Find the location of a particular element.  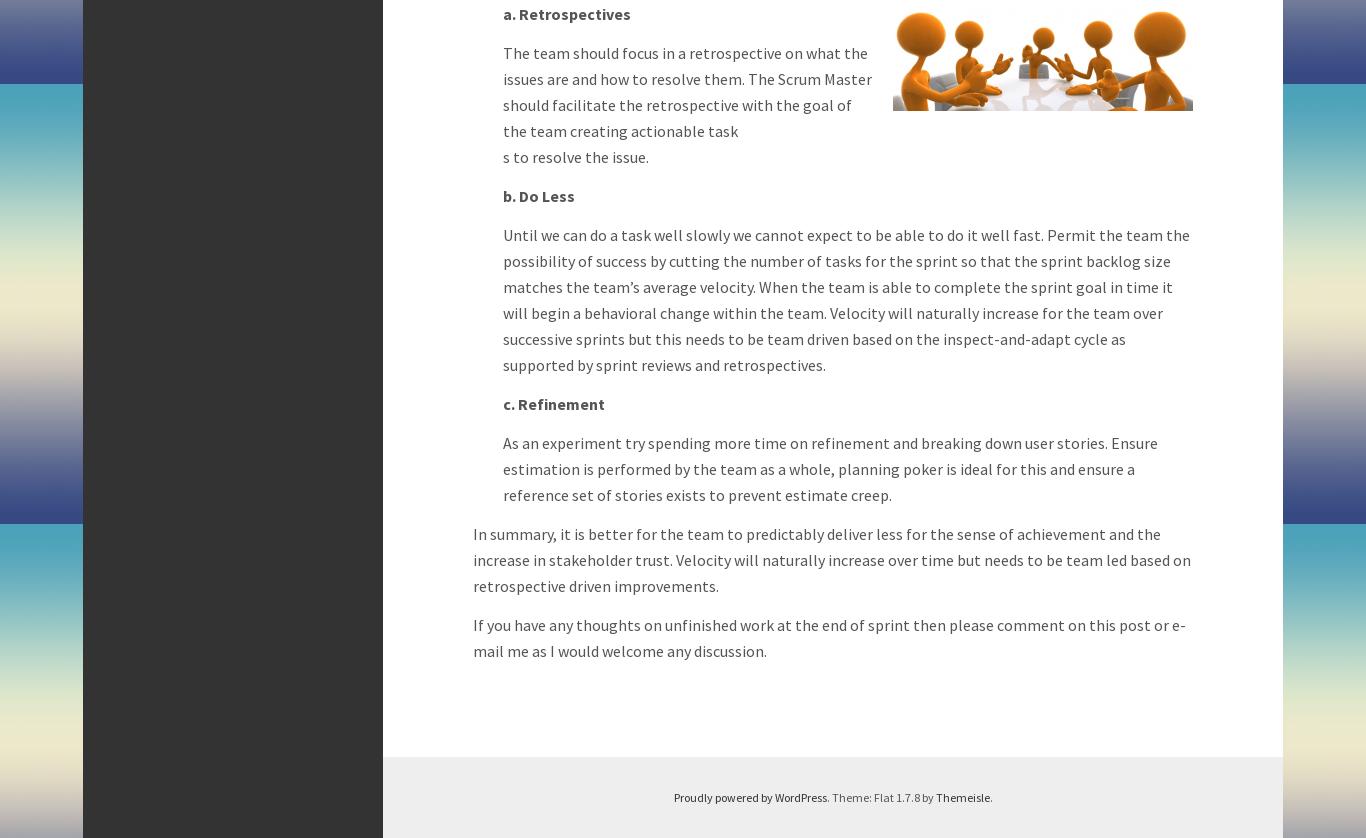

'If you have any thoughts on unfinished work at the end of sprint then please comment on this post or e-mail me as I would welcome any discussion.' is located at coordinates (828, 636).